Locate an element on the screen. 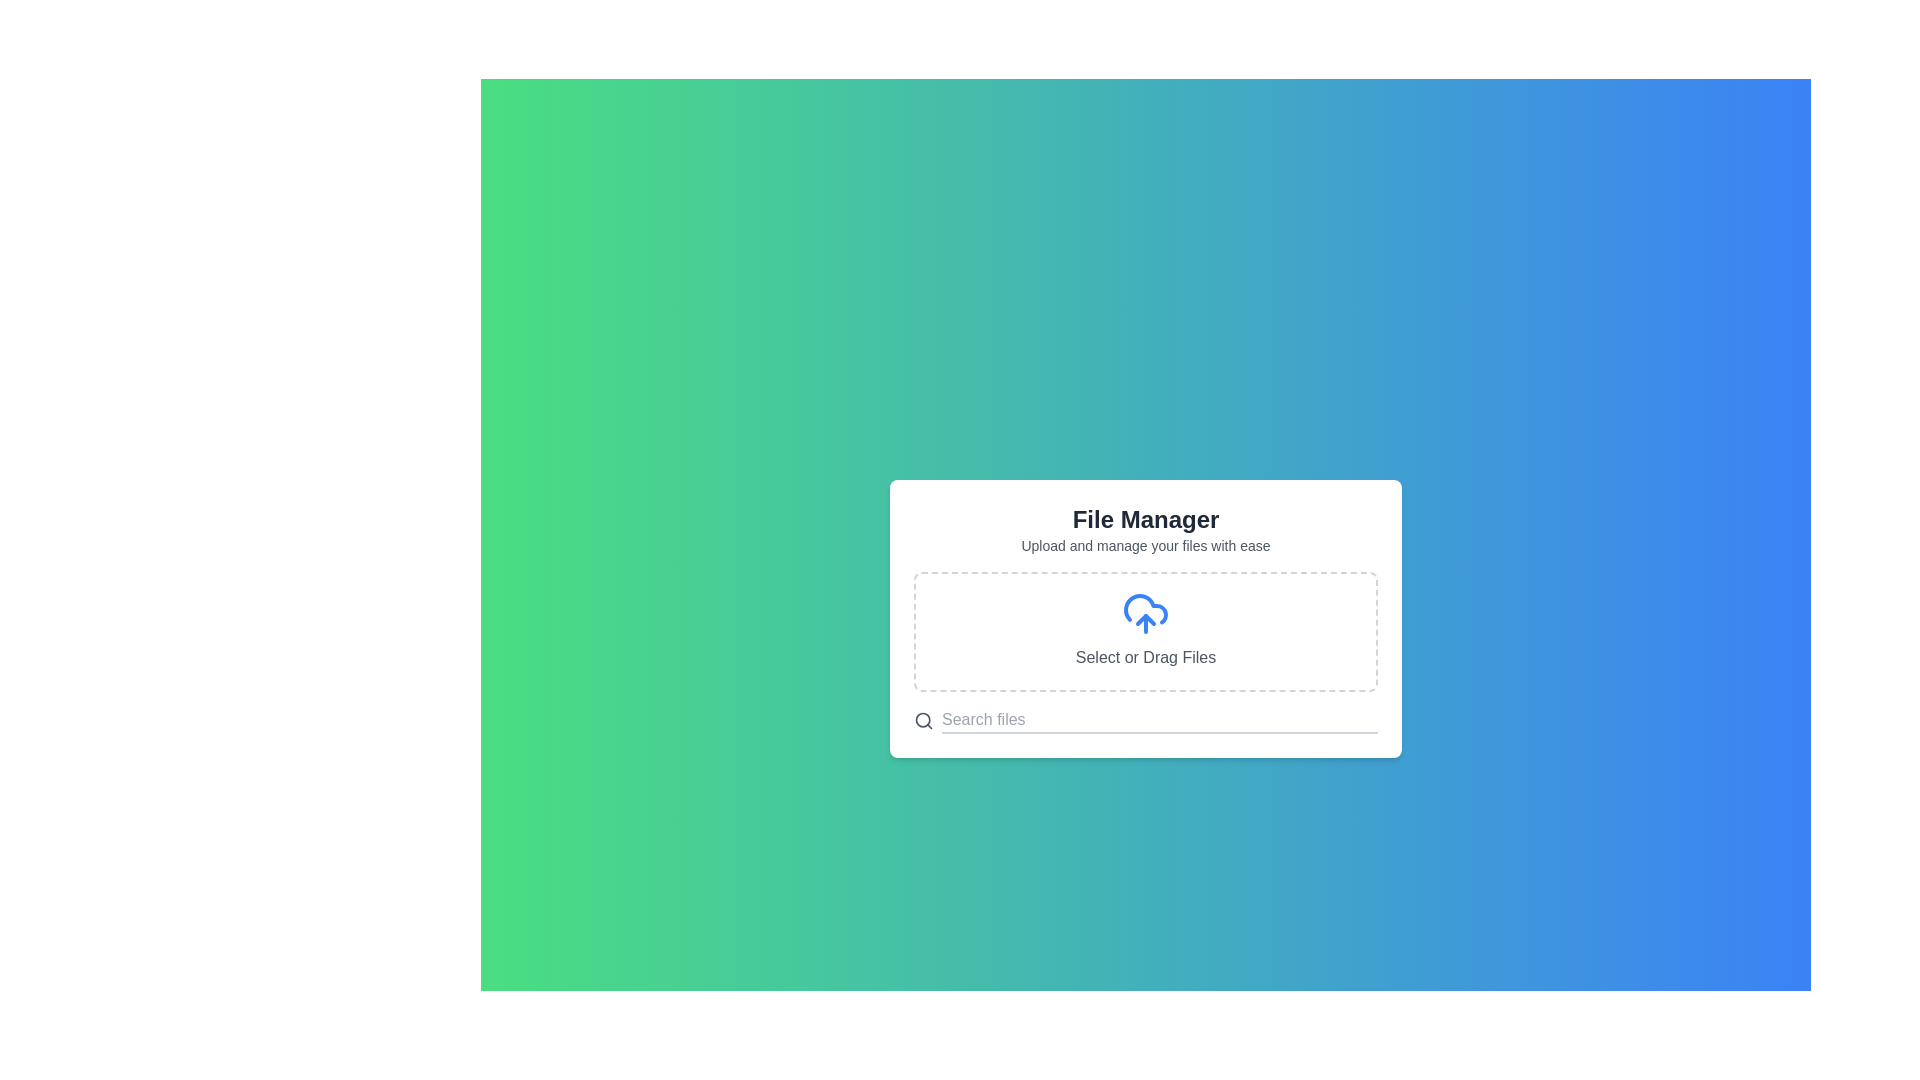 Image resolution: width=1920 pixels, height=1080 pixels. files onto the File upload dropzone located centrally under the heading 'File Manager' is located at coordinates (1146, 628).